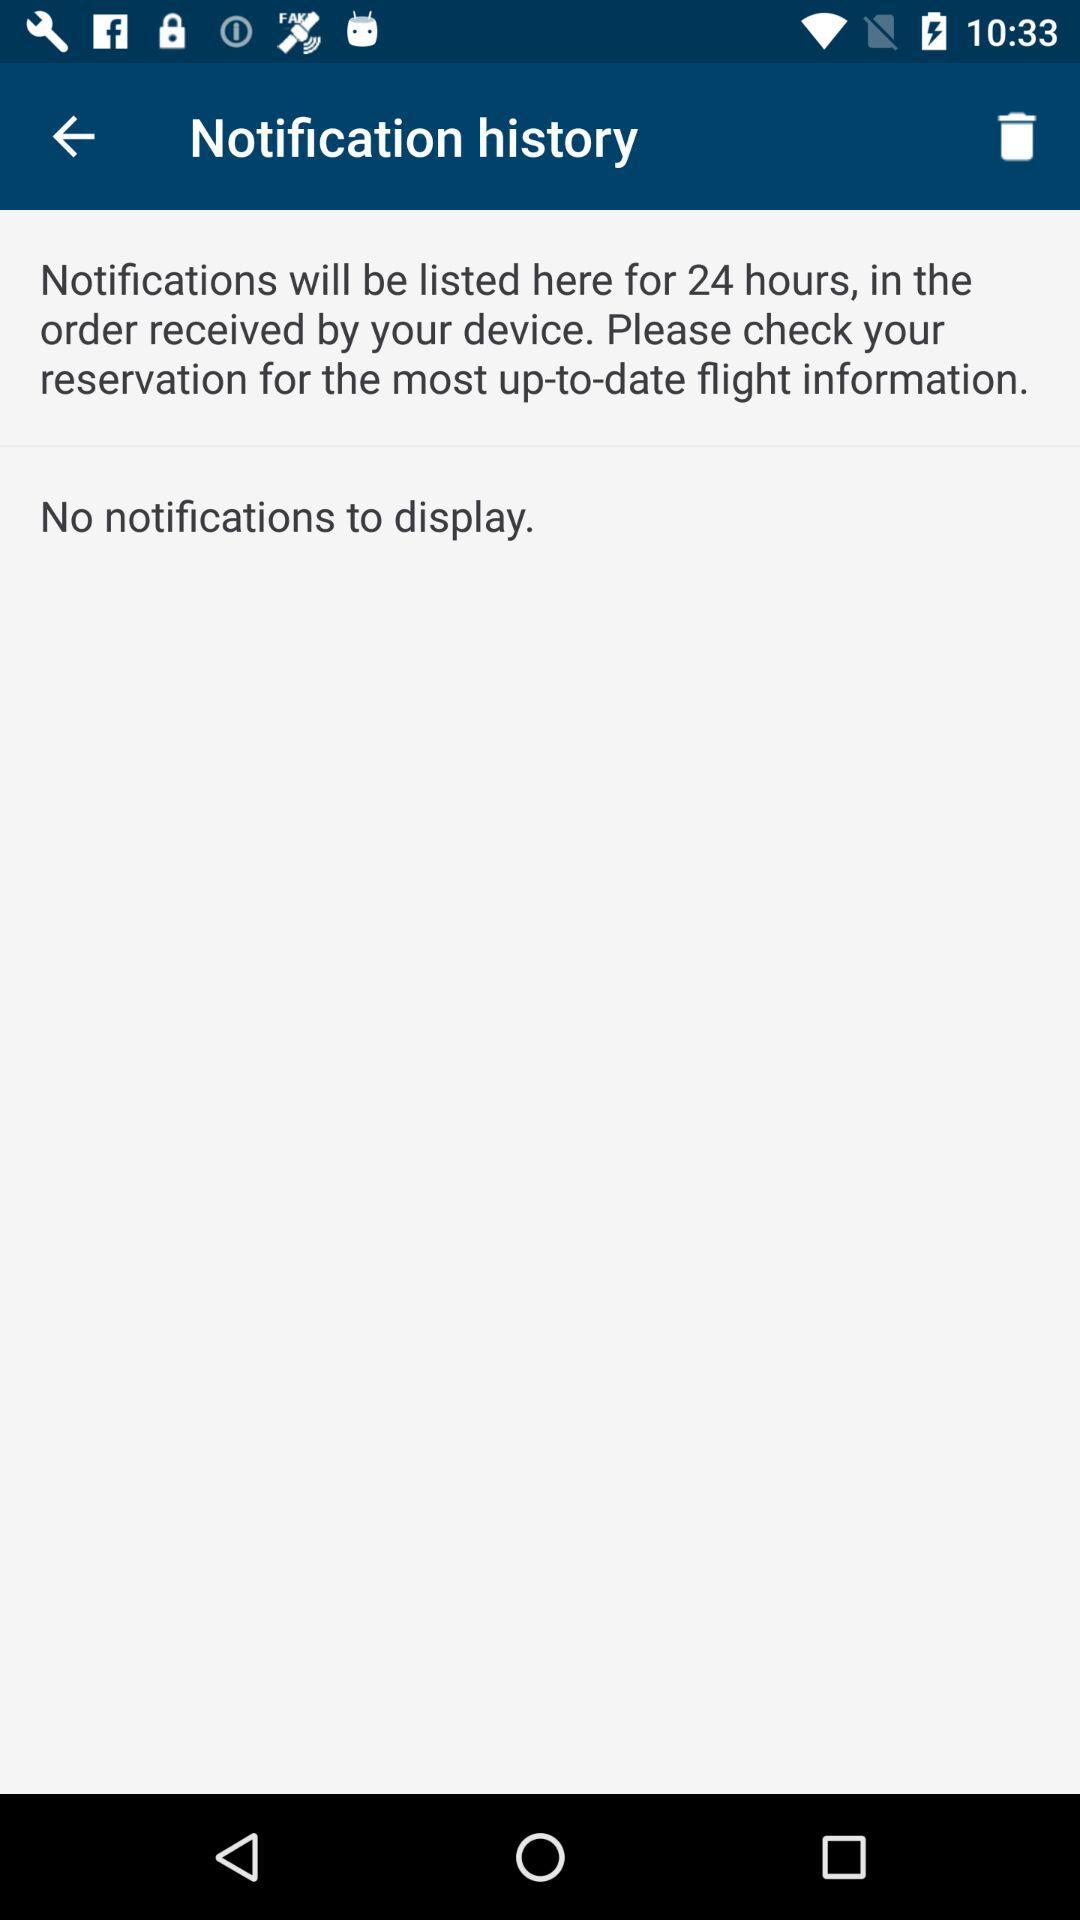 This screenshot has height=1920, width=1080. I want to click on icon to the left of notification history, so click(72, 135).